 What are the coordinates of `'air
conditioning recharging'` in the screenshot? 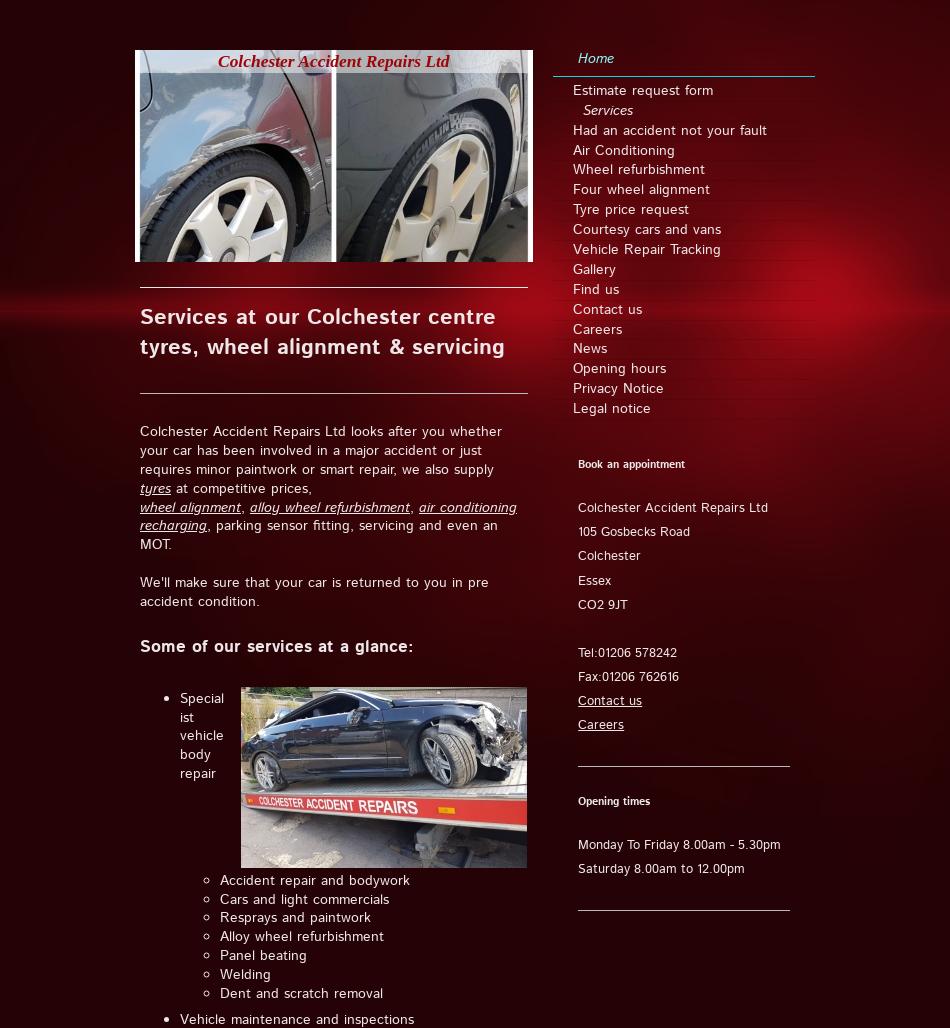 It's located at (327, 516).